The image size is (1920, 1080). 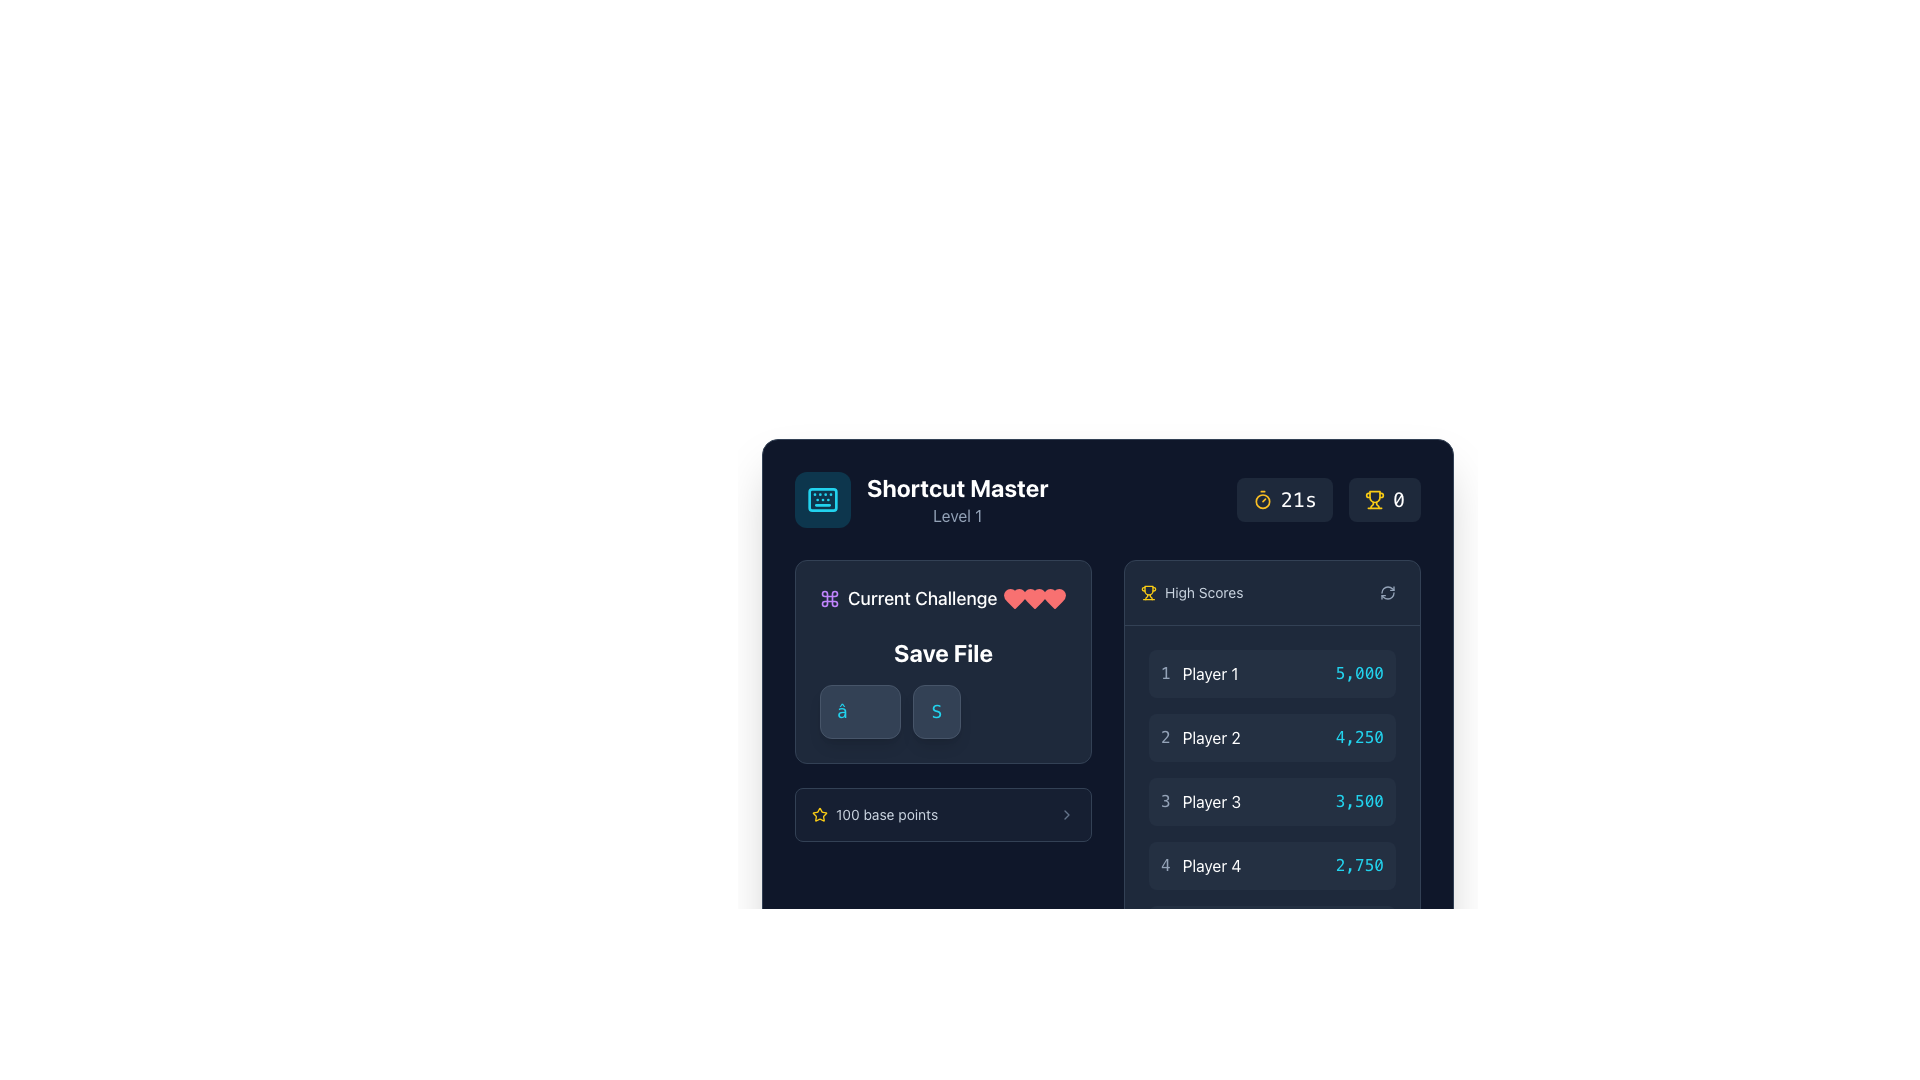 I want to click on the fourth entry in the 'High Scores' panel, which displays a user's name and their associated score, located between '3 Player 3 3,500' and '5 Player 5 2,000', so click(x=1271, y=865).